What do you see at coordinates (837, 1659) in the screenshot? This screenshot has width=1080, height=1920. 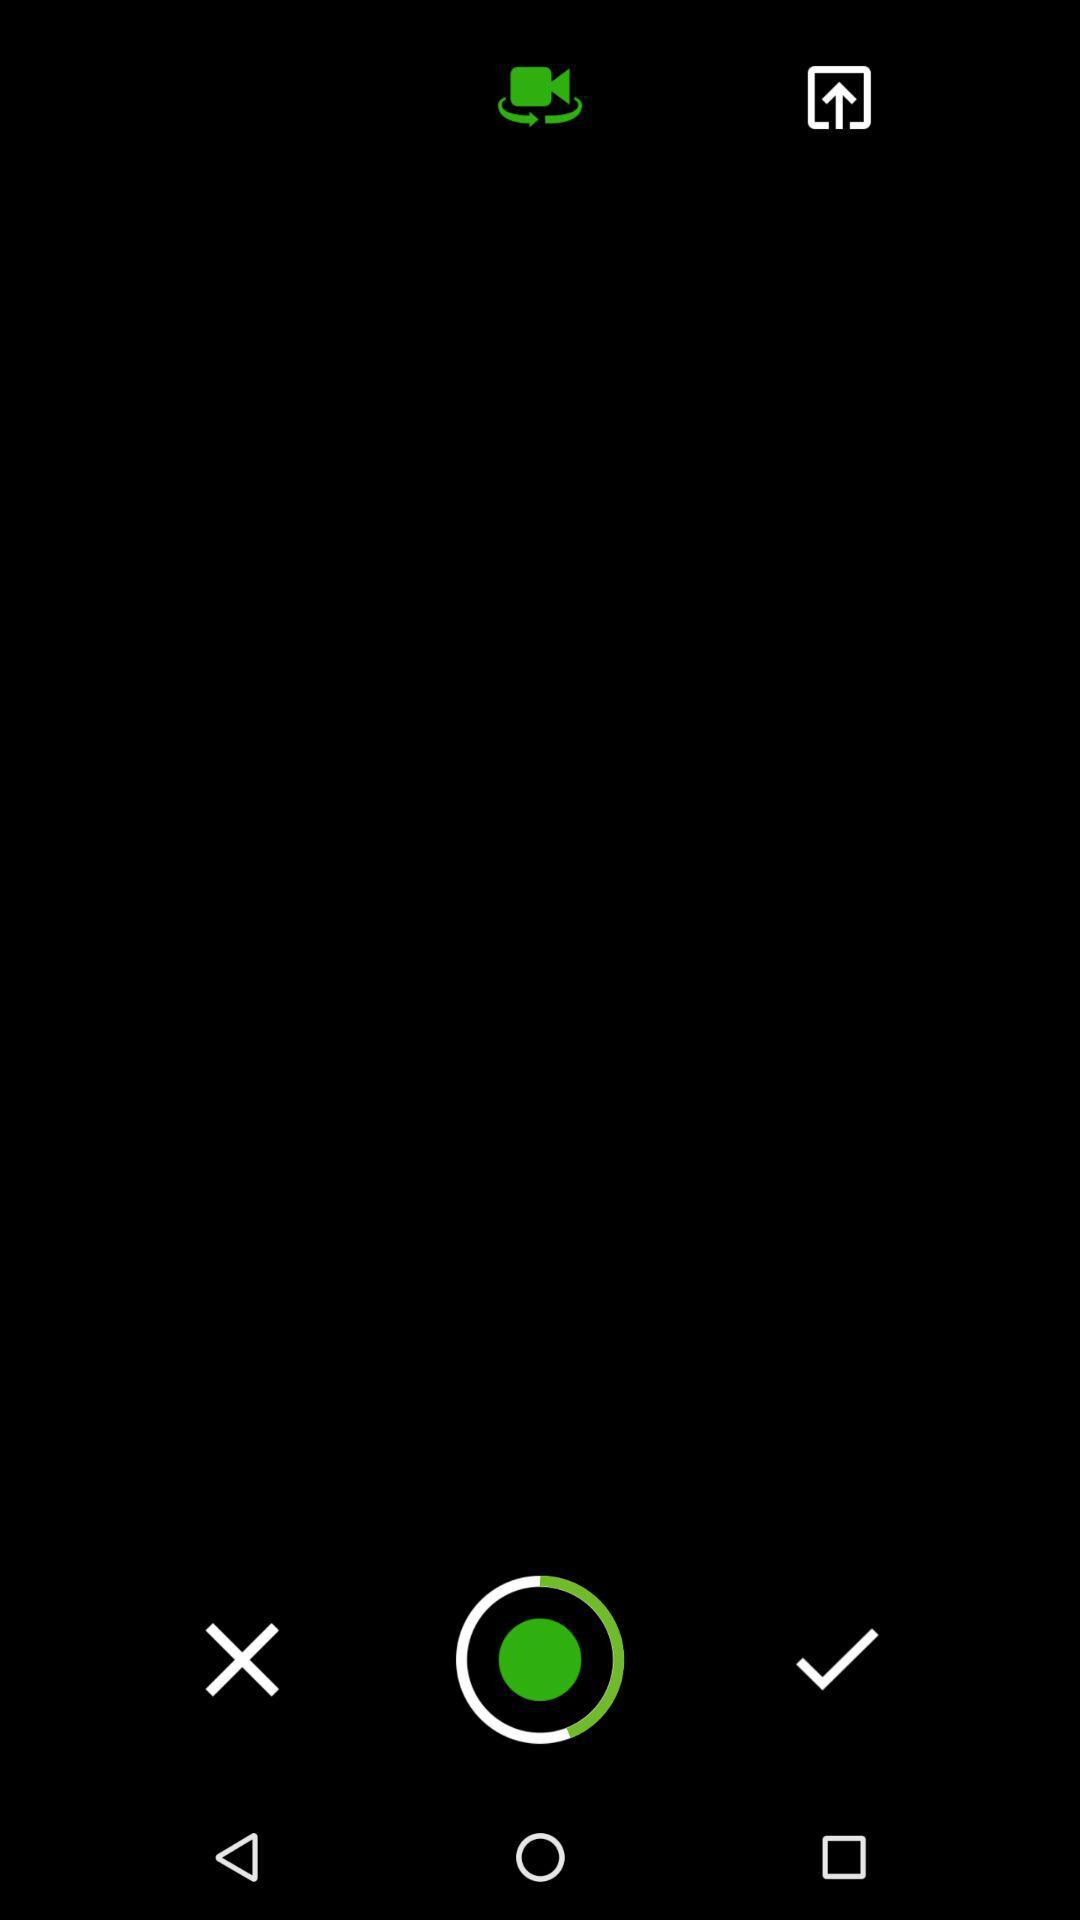 I see `ok done` at bounding box center [837, 1659].